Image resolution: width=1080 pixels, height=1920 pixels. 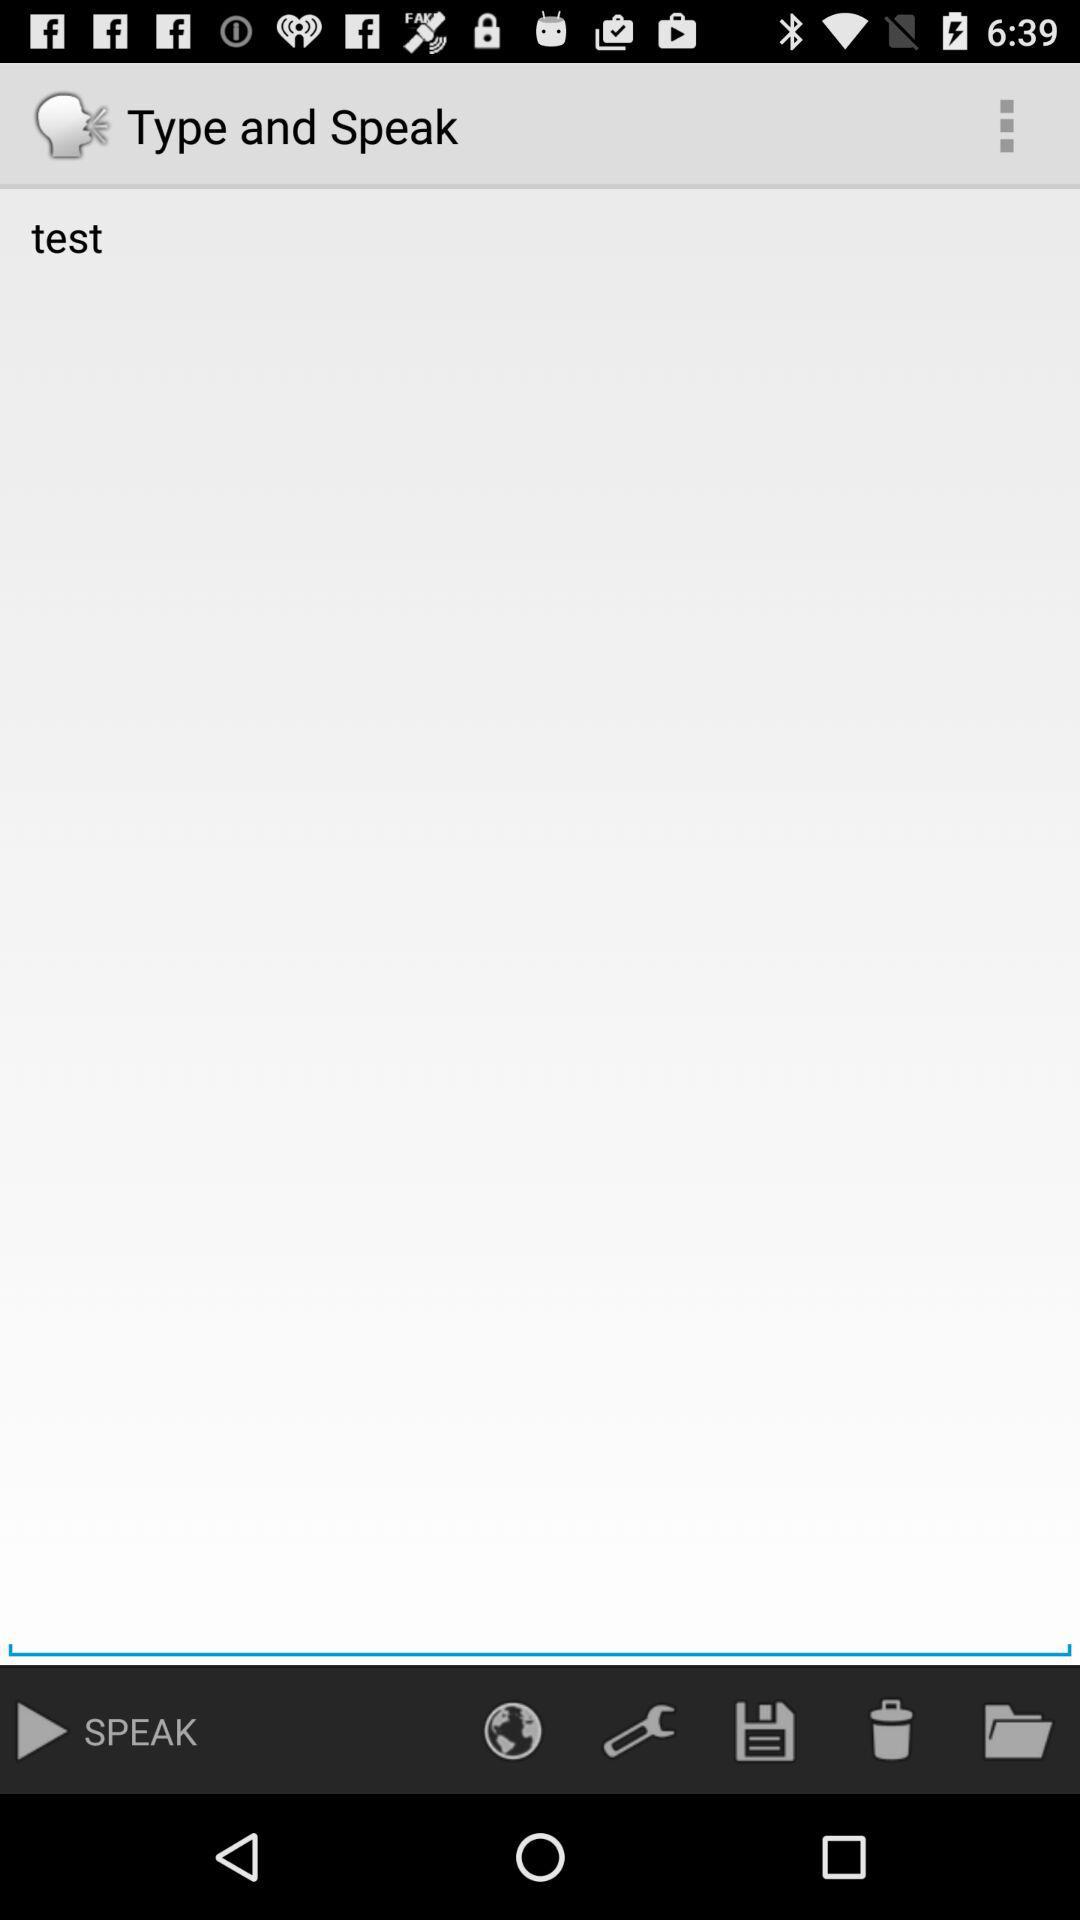 What do you see at coordinates (890, 1851) in the screenshot?
I see `the delete icon` at bounding box center [890, 1851].